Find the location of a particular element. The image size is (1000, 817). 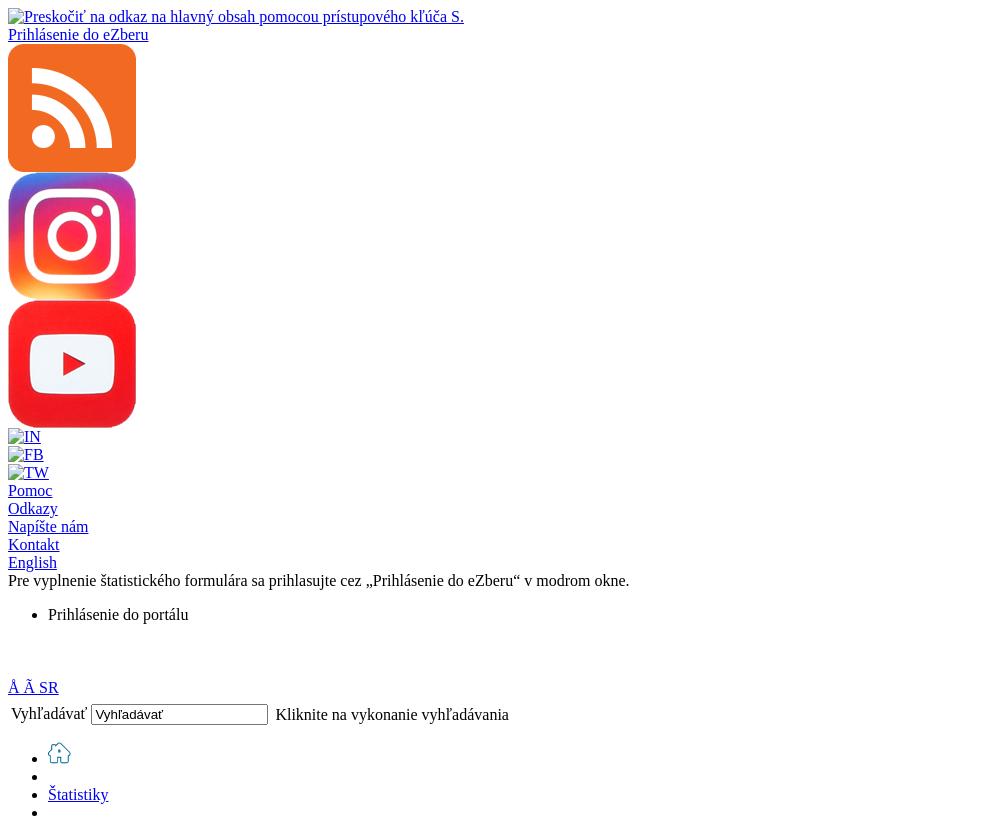

'English' is located at coordinates (32, 561).